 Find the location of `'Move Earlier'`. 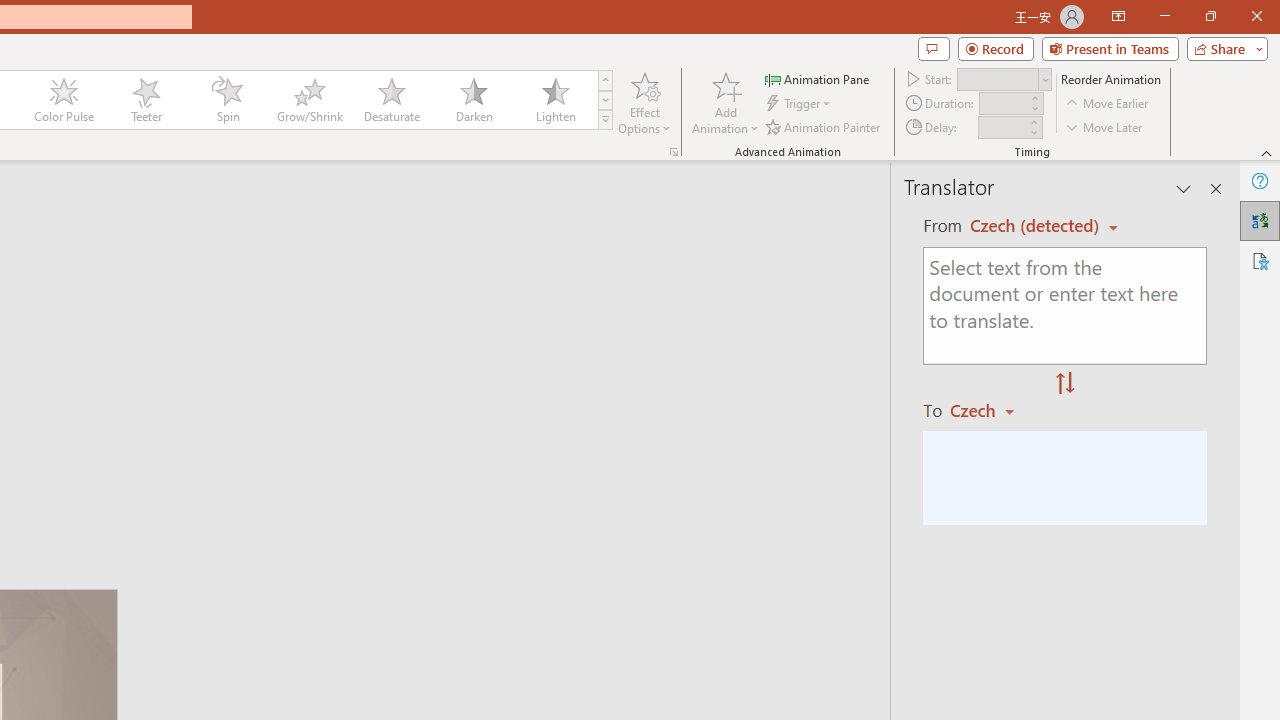

'Move Earlier' is located at coordinates (1106, 103).